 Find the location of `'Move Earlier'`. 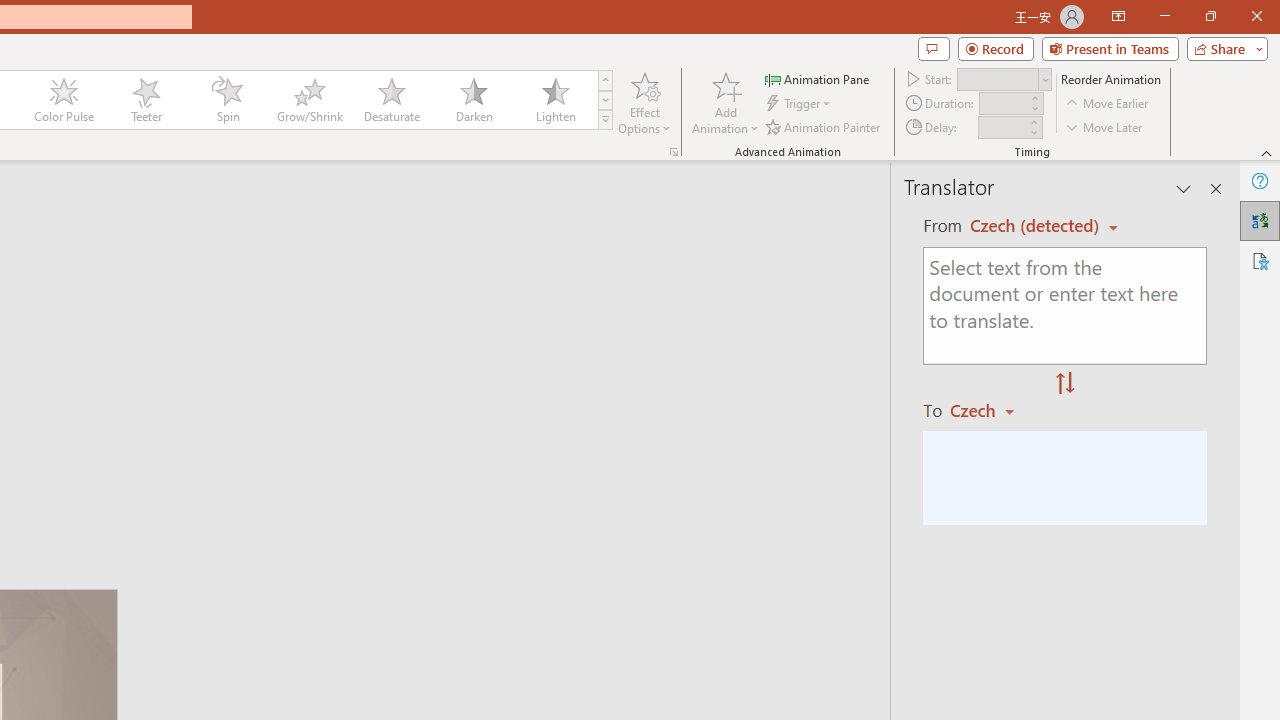

'Move Earlier' is located at coordinates (1106, 103).